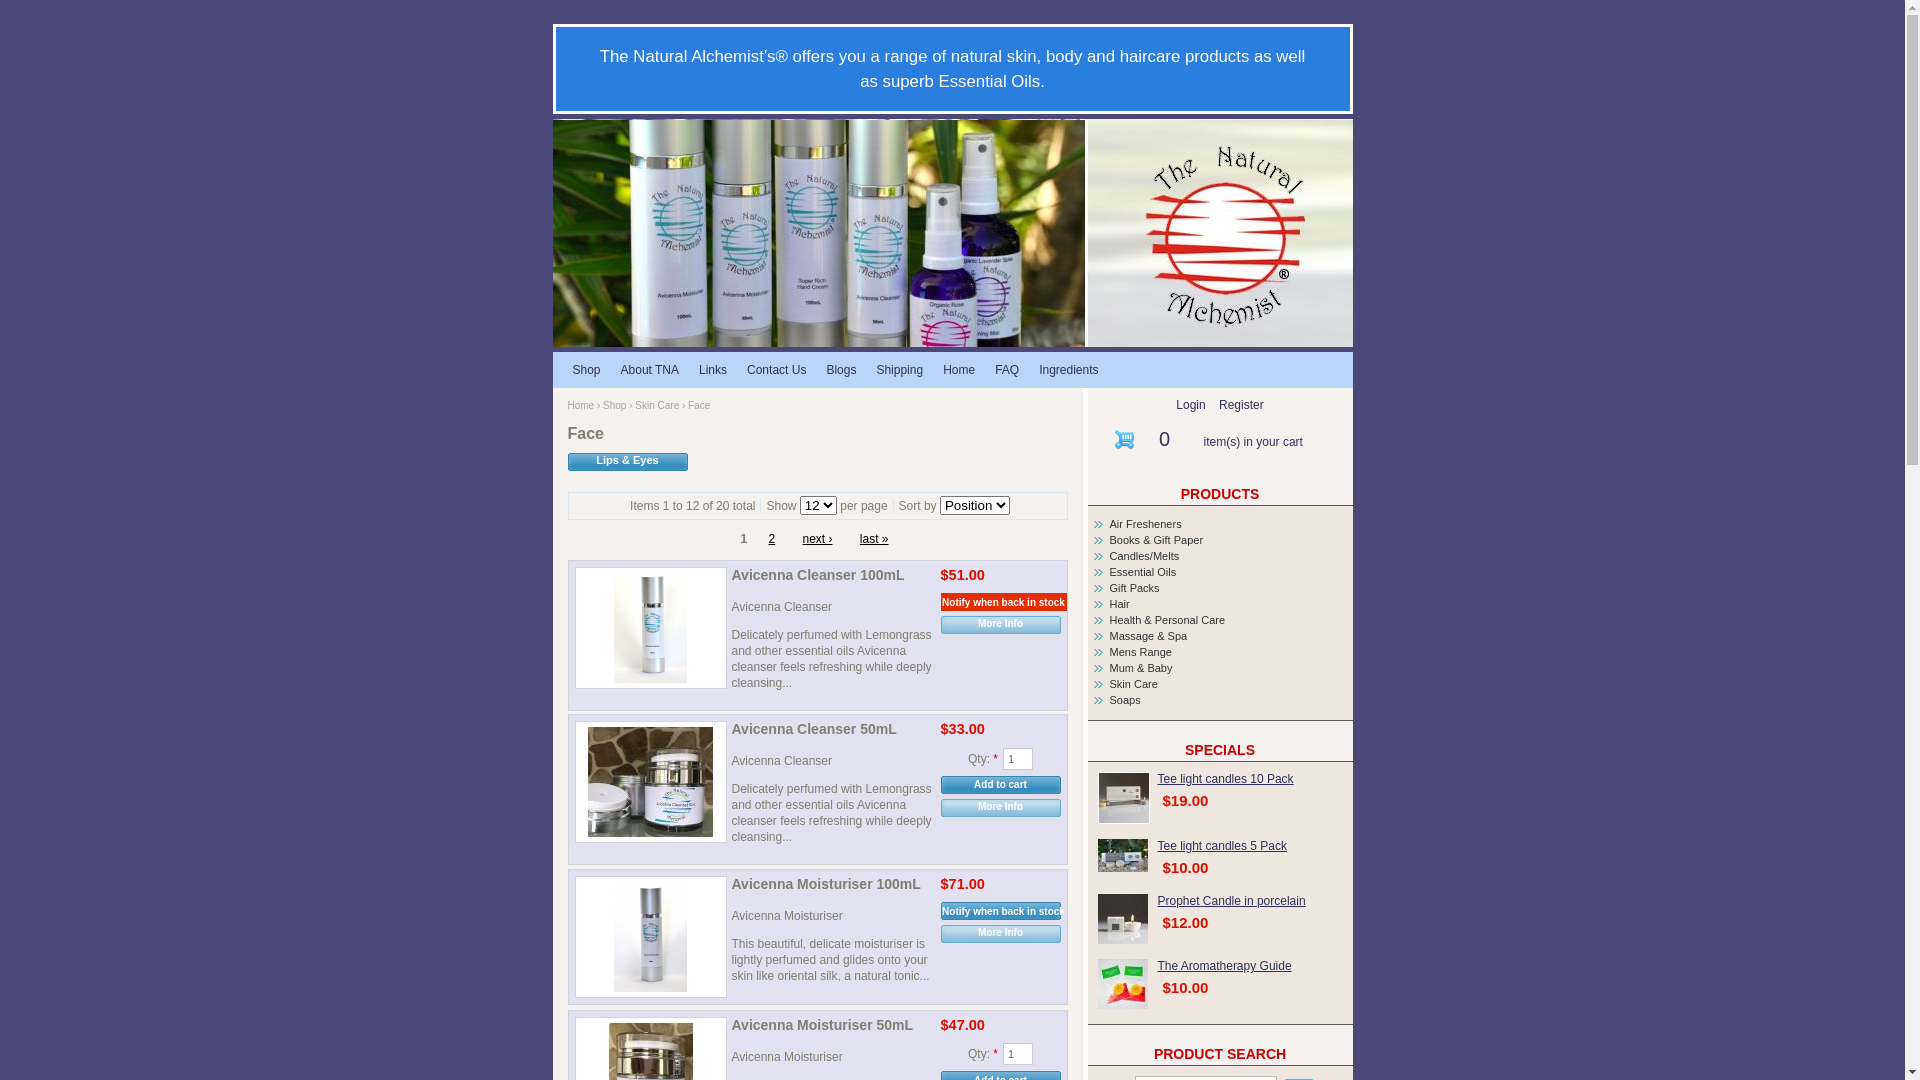  I want to click on 'Register', so click(1240, 405).